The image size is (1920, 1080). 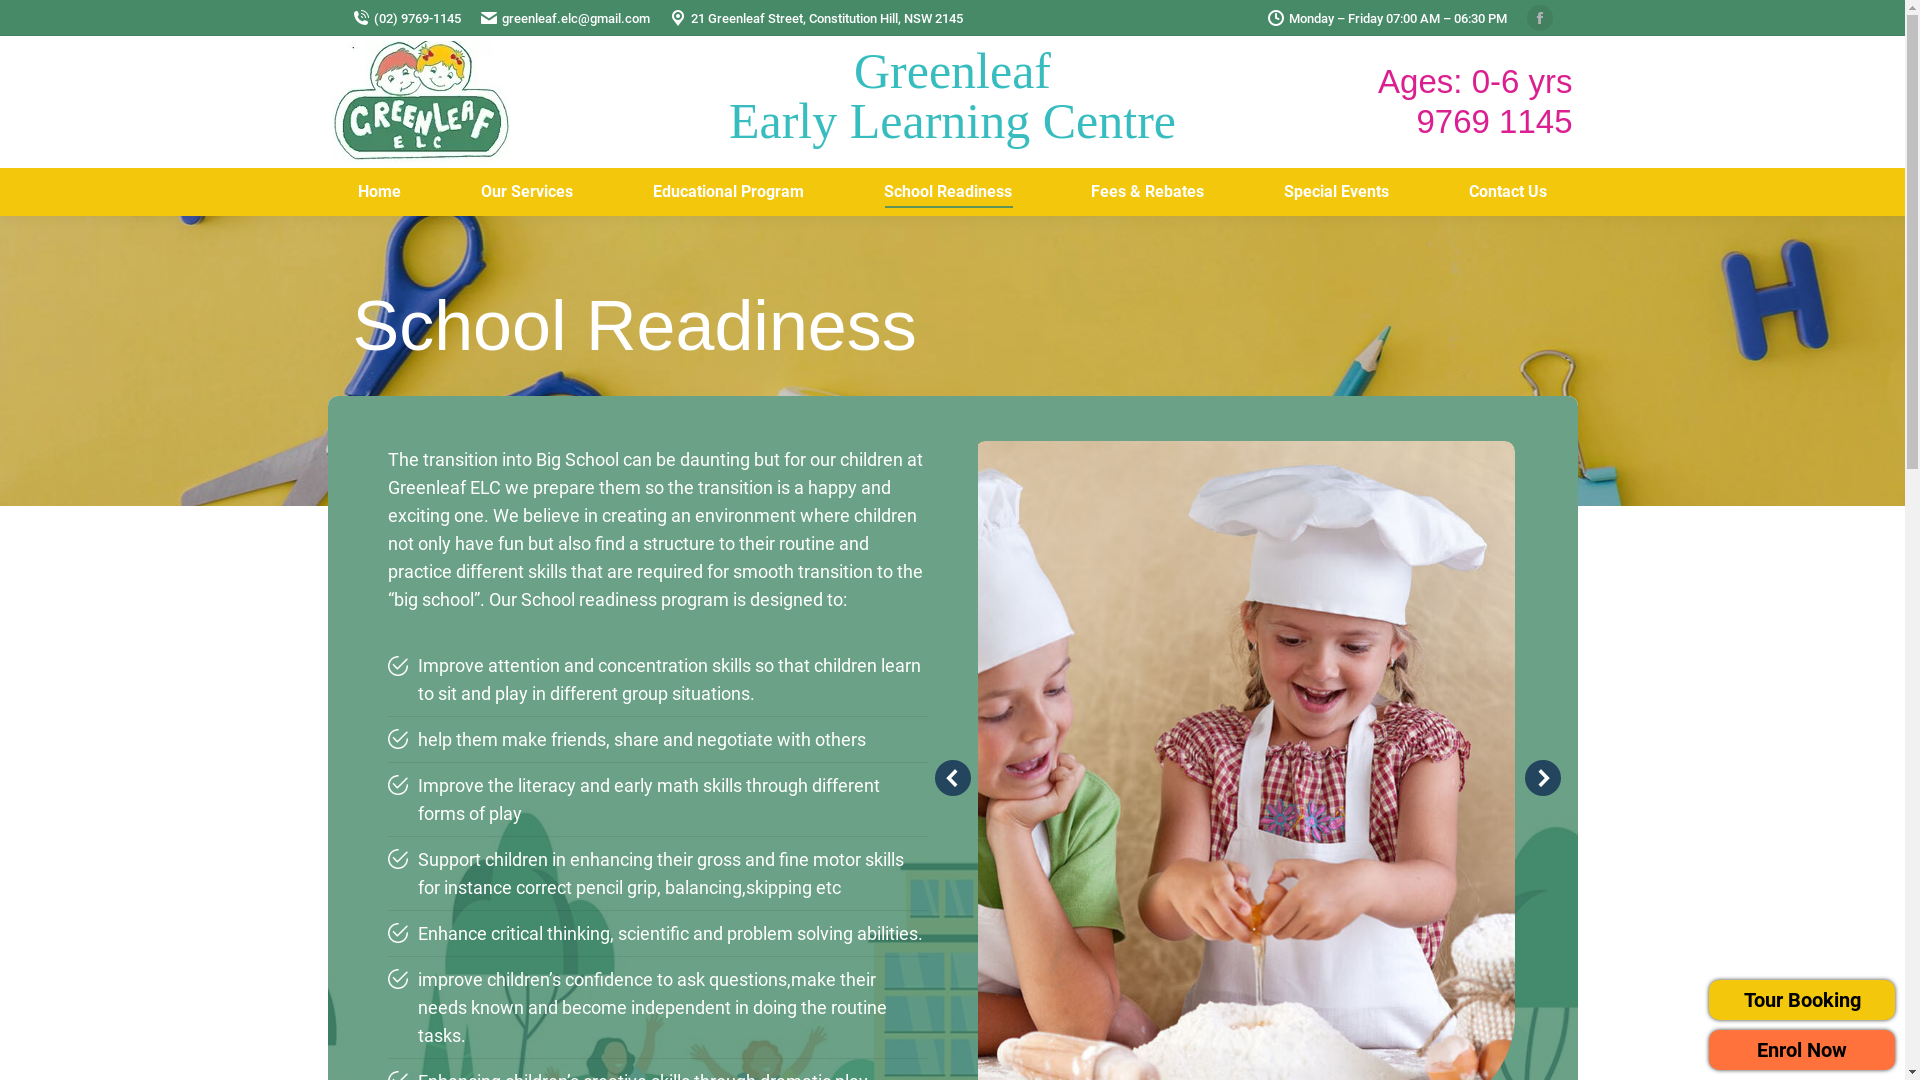 I want to click on 'School Readiness', so click(x=947, y=192).